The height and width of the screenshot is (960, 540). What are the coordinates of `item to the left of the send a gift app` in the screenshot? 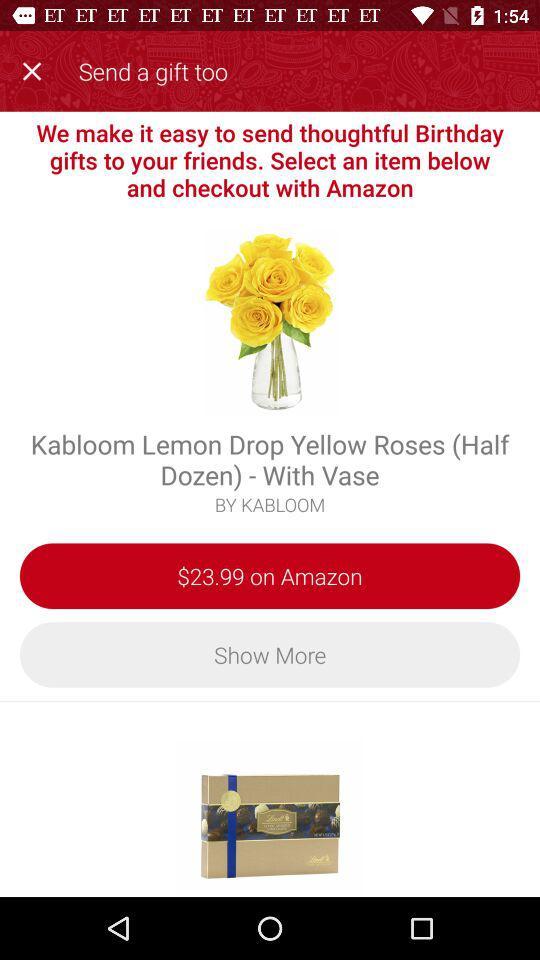 It's located at (36, 68).